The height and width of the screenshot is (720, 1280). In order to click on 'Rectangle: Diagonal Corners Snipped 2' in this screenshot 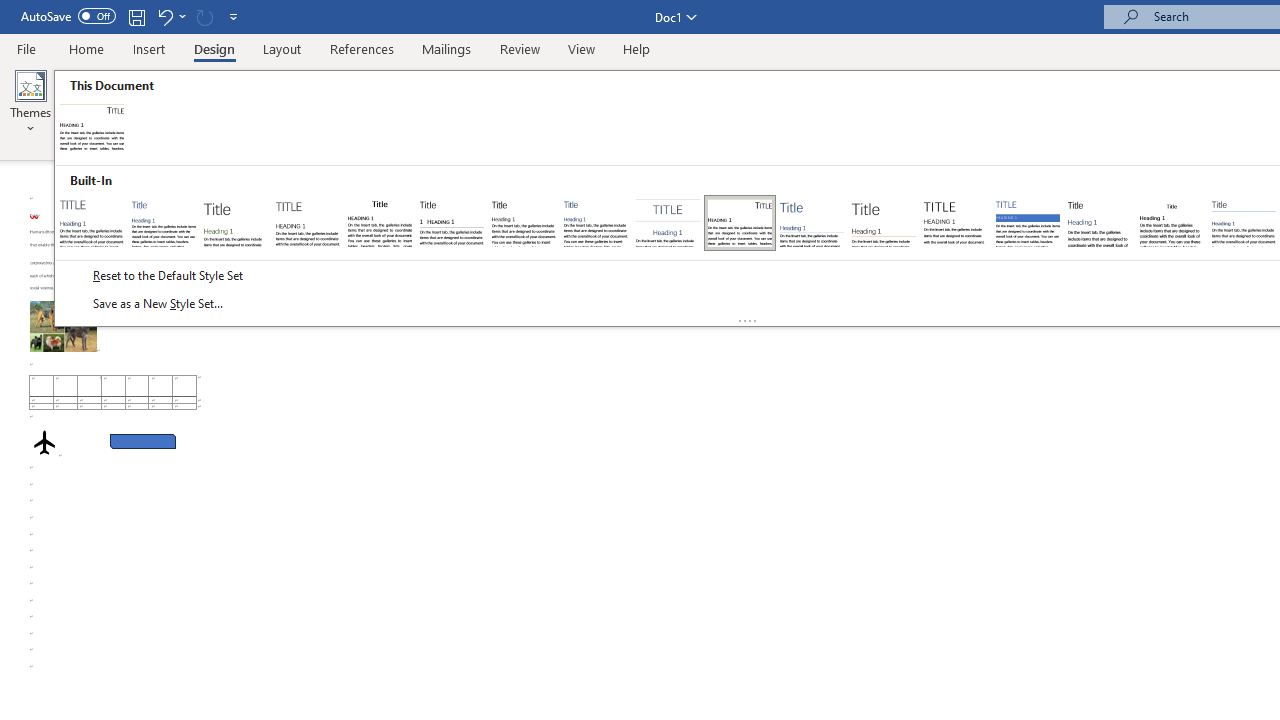, I will do `click(142, 440)`.